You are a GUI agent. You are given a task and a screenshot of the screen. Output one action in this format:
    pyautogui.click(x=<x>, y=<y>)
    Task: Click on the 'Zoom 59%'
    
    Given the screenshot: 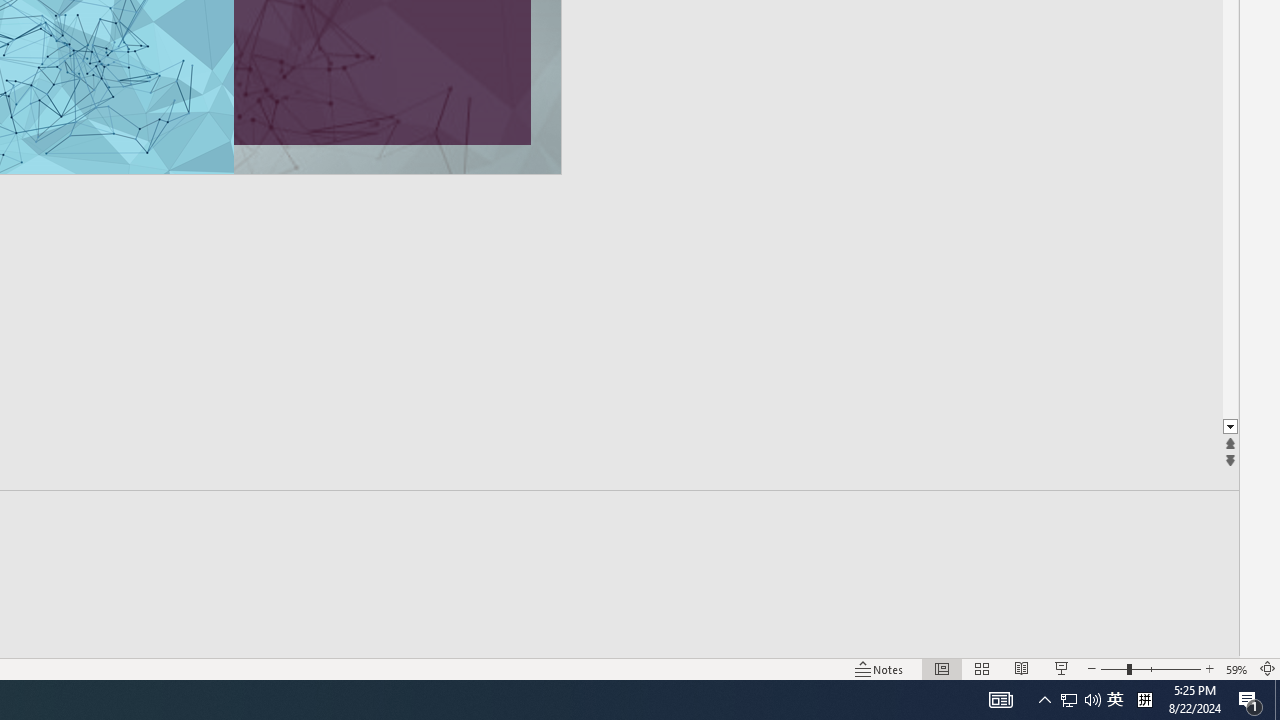 What is the action you would take?
    pyautogui.click(x=1236, y=669)
    